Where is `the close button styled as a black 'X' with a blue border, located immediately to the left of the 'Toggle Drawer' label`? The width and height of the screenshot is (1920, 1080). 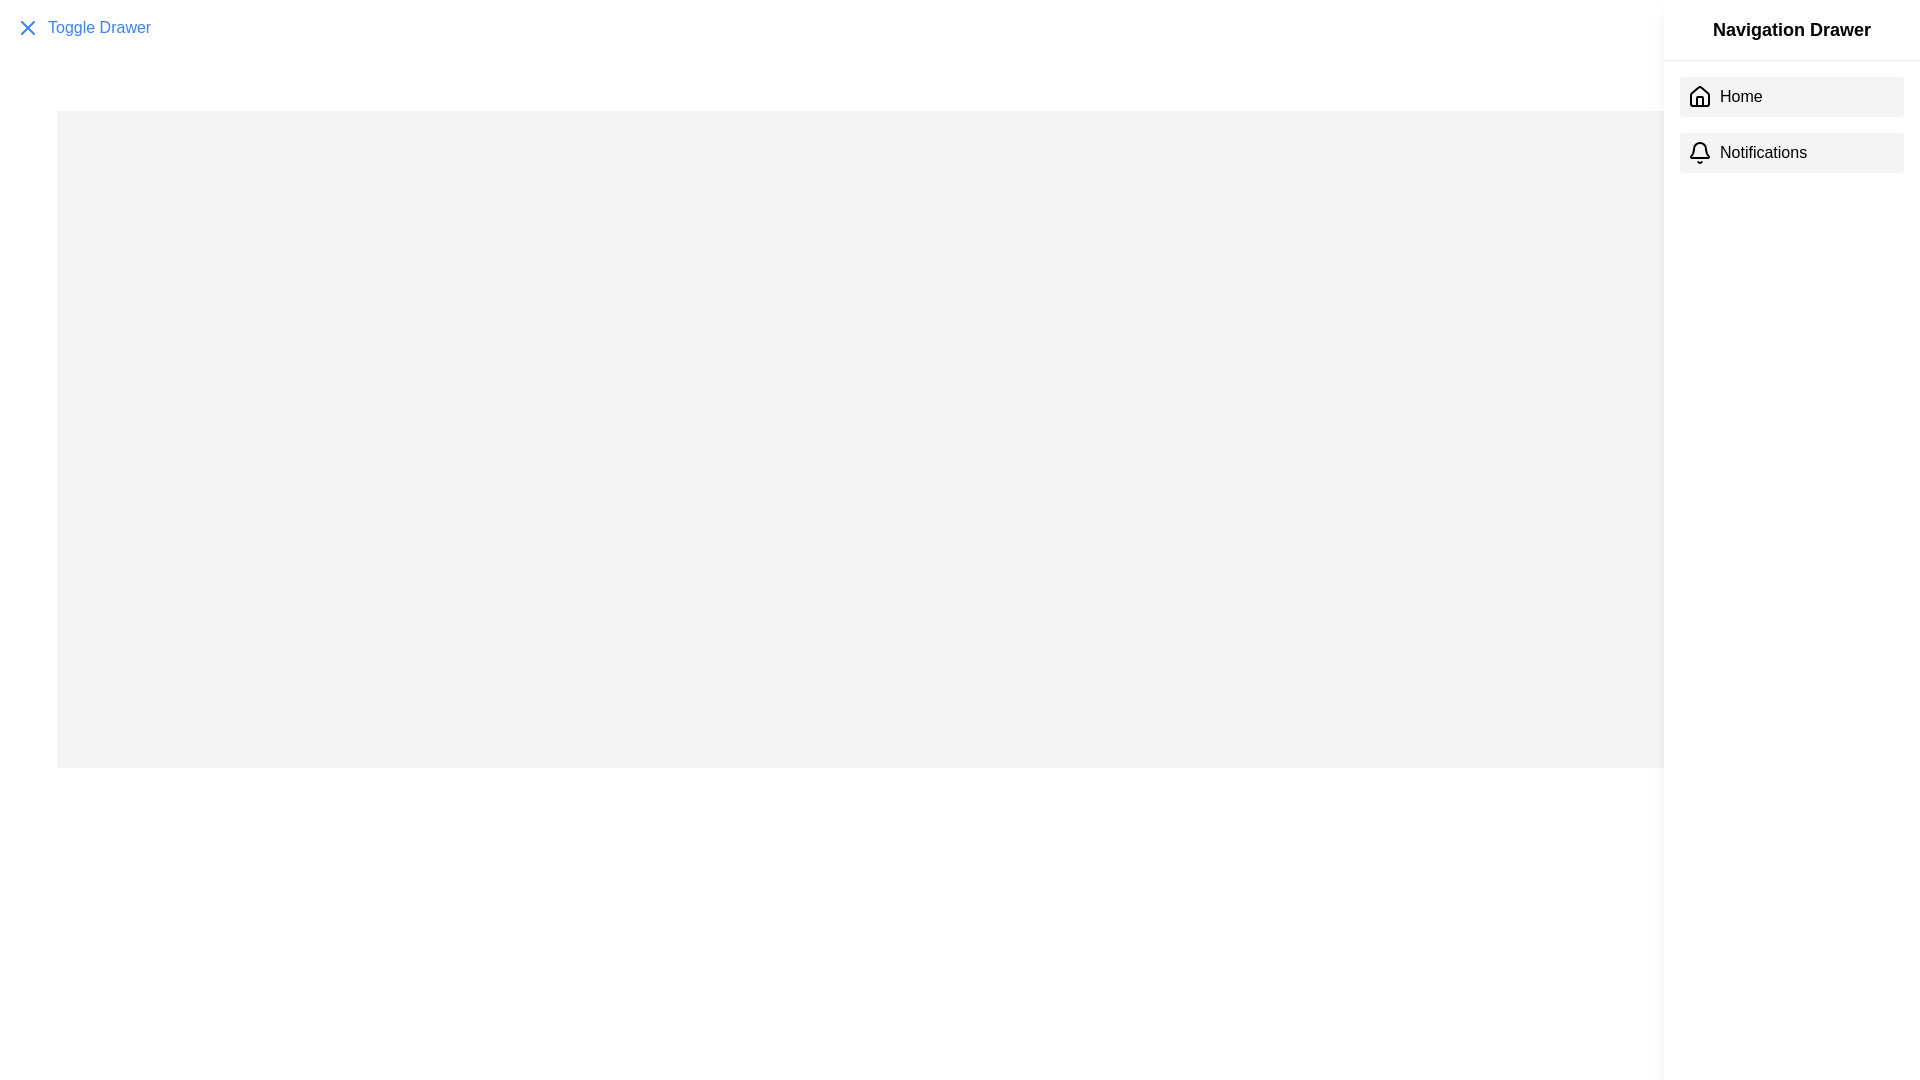
the close button styled as a black 'X' with a blue border, located immediately to the left of the 'Toggle Drawer' label is located at coordinates (28, 27).